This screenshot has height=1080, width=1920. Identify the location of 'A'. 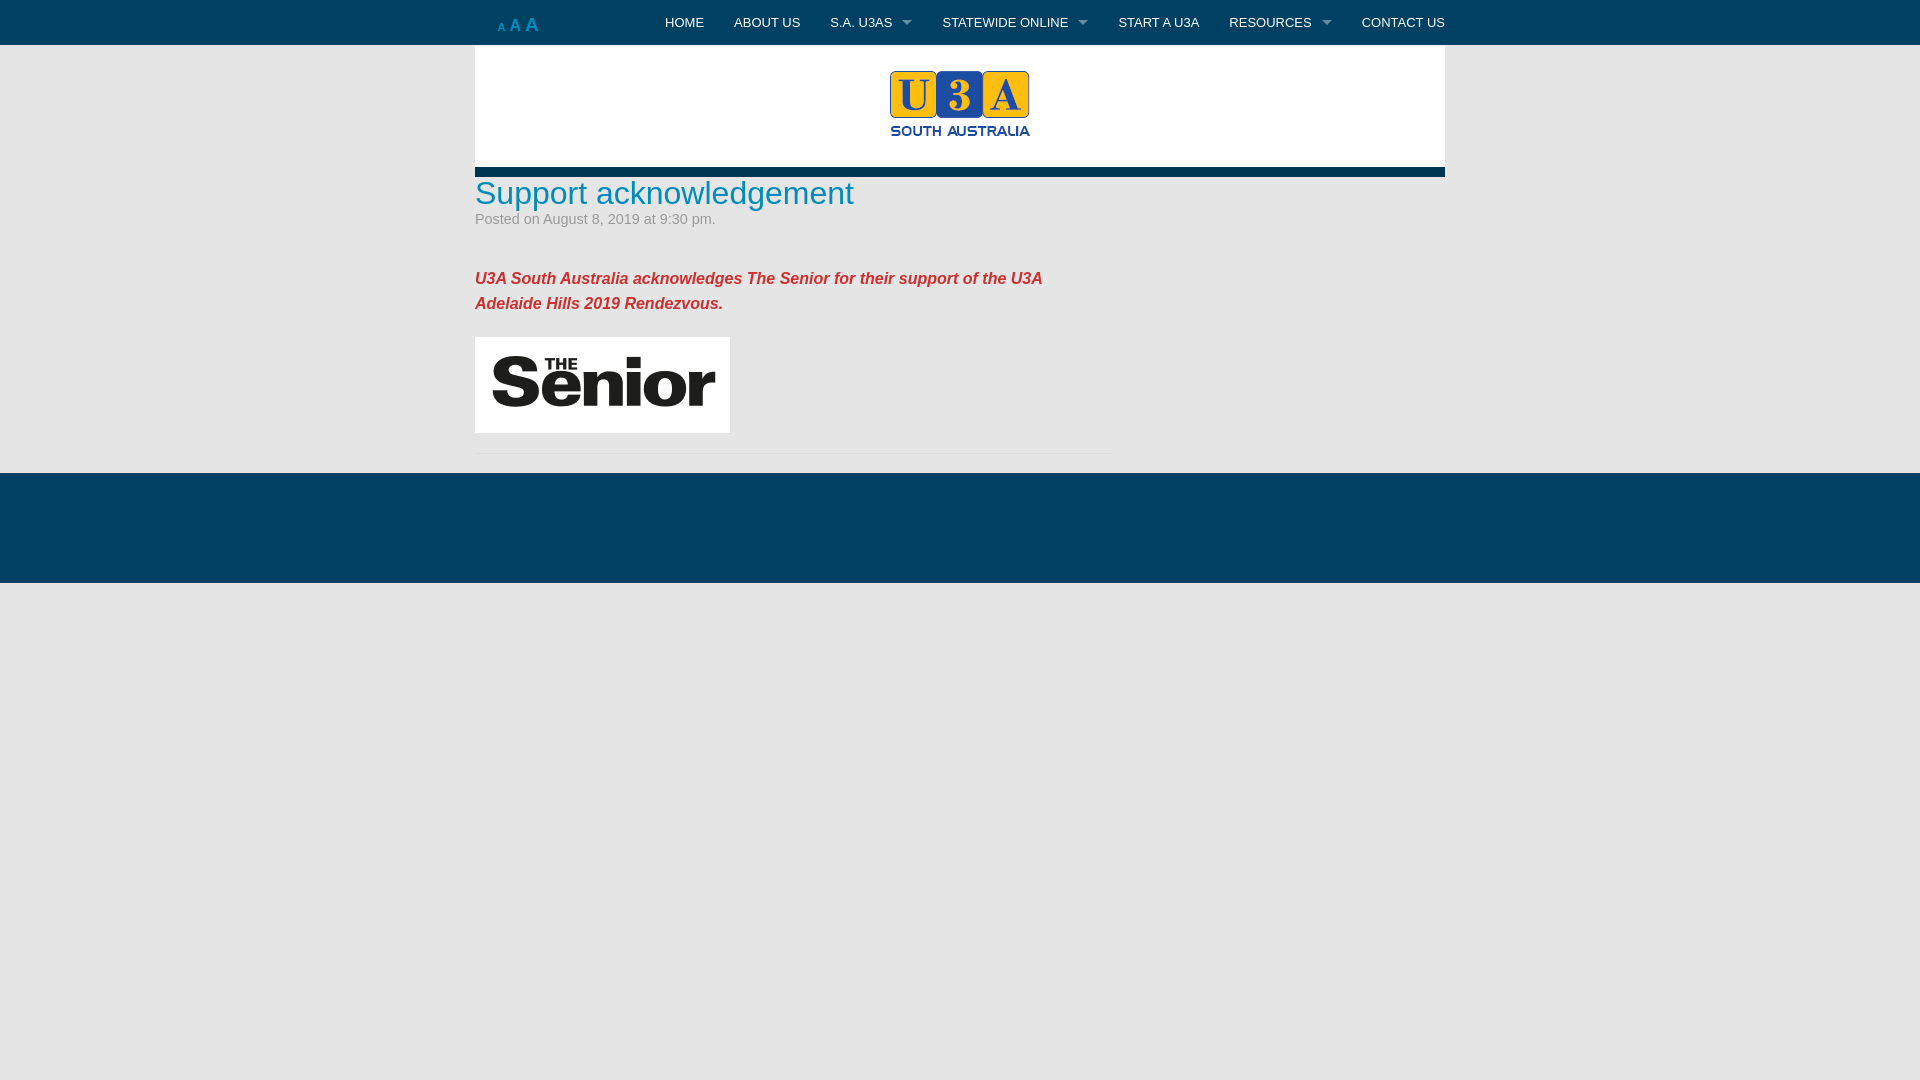
(524, 24).